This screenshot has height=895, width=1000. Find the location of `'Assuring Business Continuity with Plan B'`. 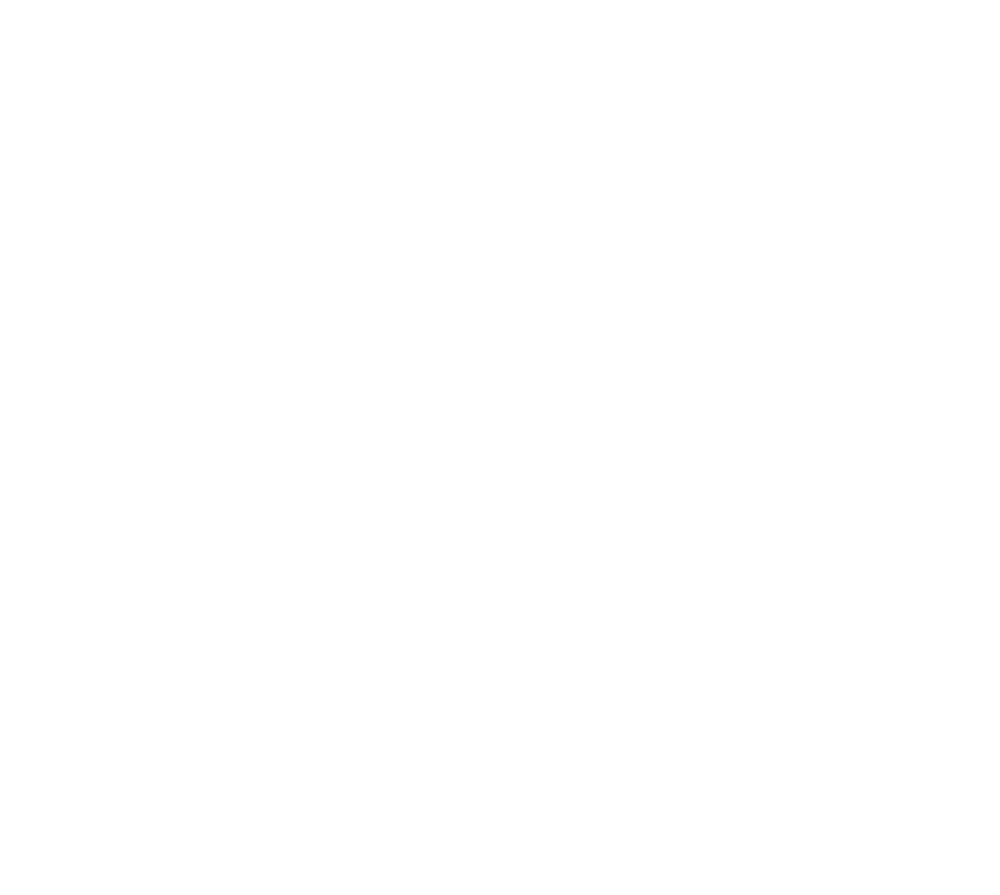

'Assuring Business Continuity with Plan B' is located at coordinates (60, 720).